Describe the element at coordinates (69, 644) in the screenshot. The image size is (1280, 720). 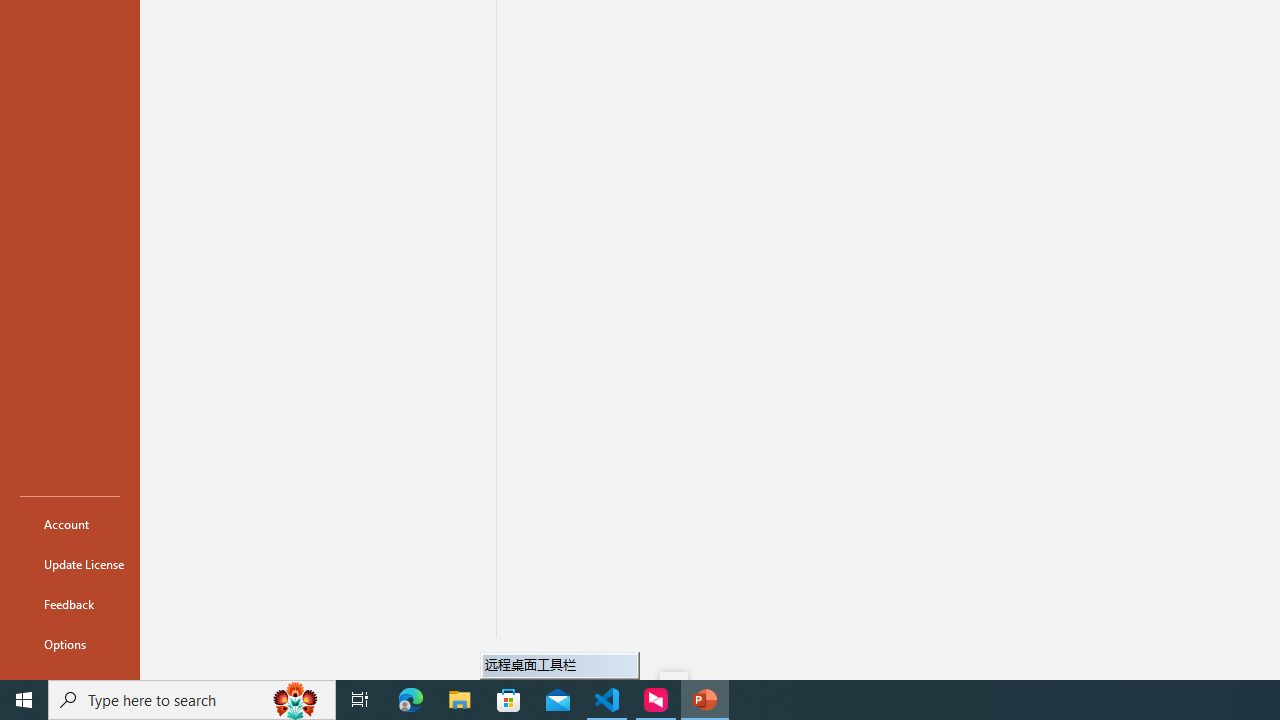
I see `'Options'` at that location.